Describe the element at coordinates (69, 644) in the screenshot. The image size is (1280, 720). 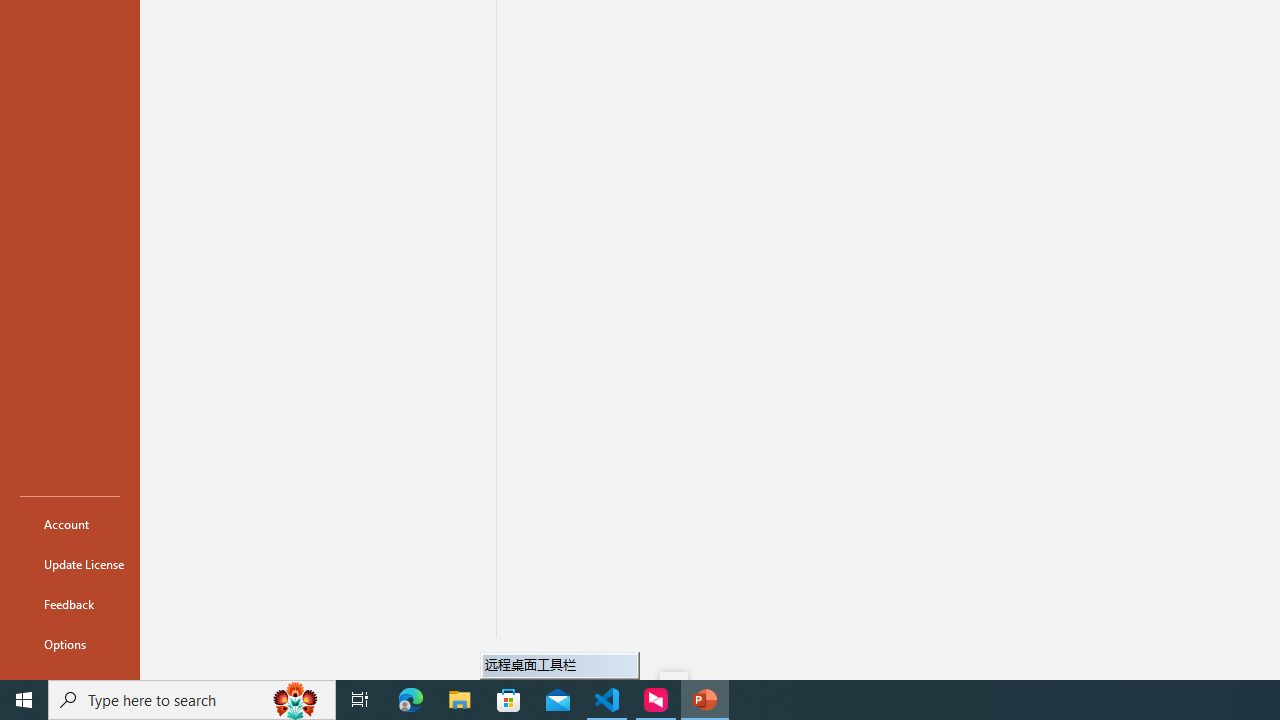
I see `'Options'` at that location.